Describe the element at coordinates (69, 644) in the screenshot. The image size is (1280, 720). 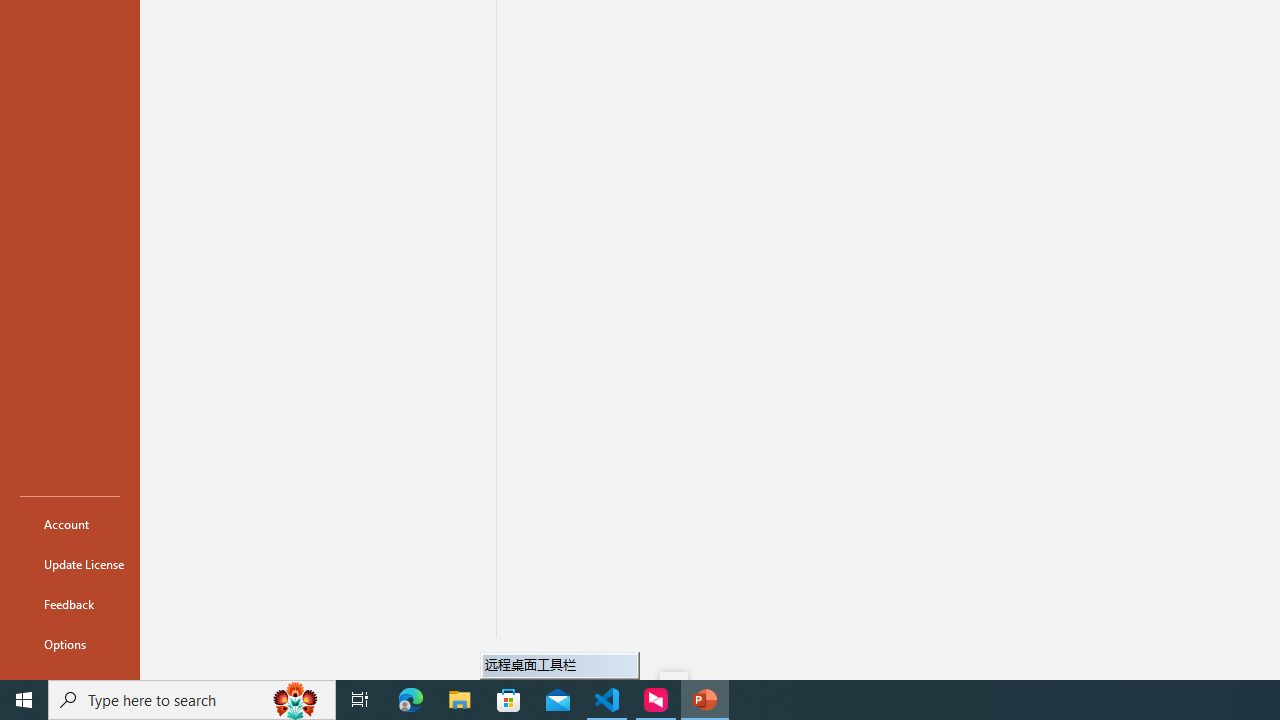
I see `'Options'` at that location.